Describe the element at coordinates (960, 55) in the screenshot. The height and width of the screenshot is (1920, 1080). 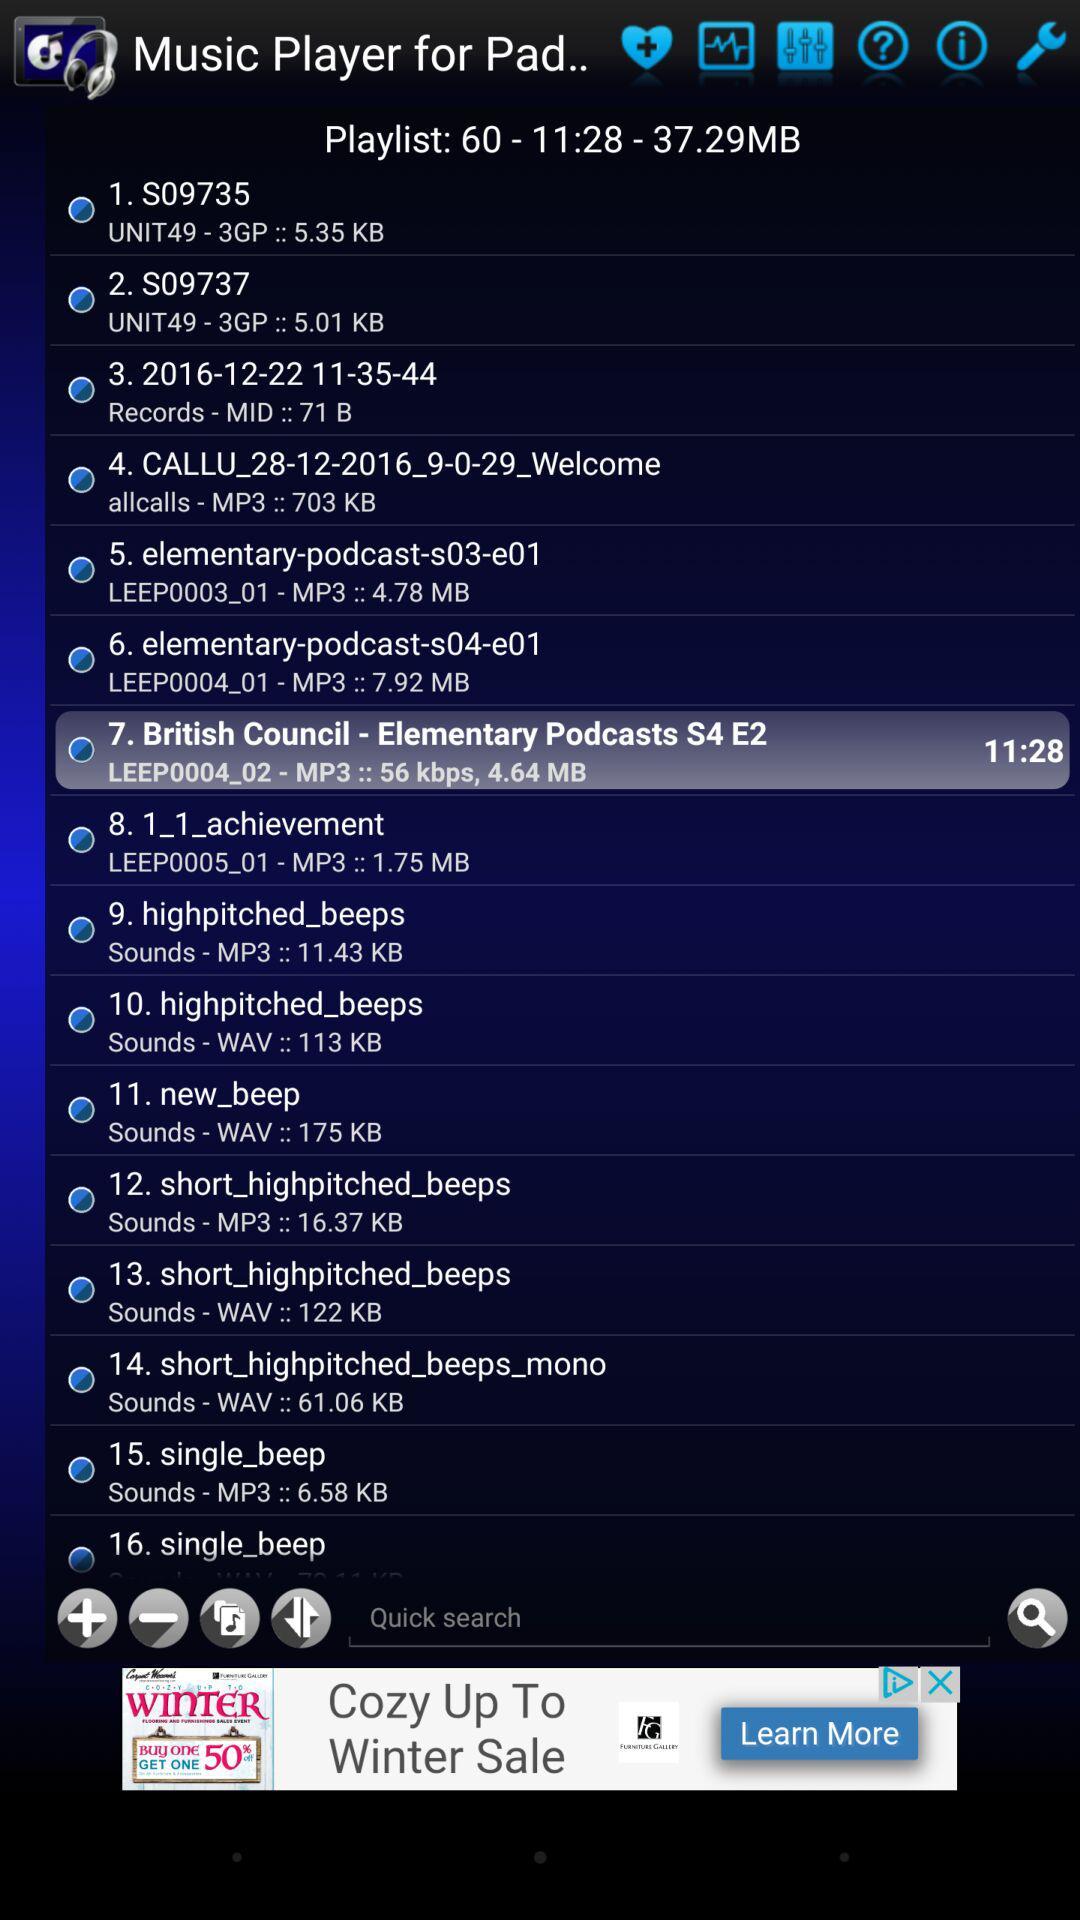
I see `the info icon` at that location.